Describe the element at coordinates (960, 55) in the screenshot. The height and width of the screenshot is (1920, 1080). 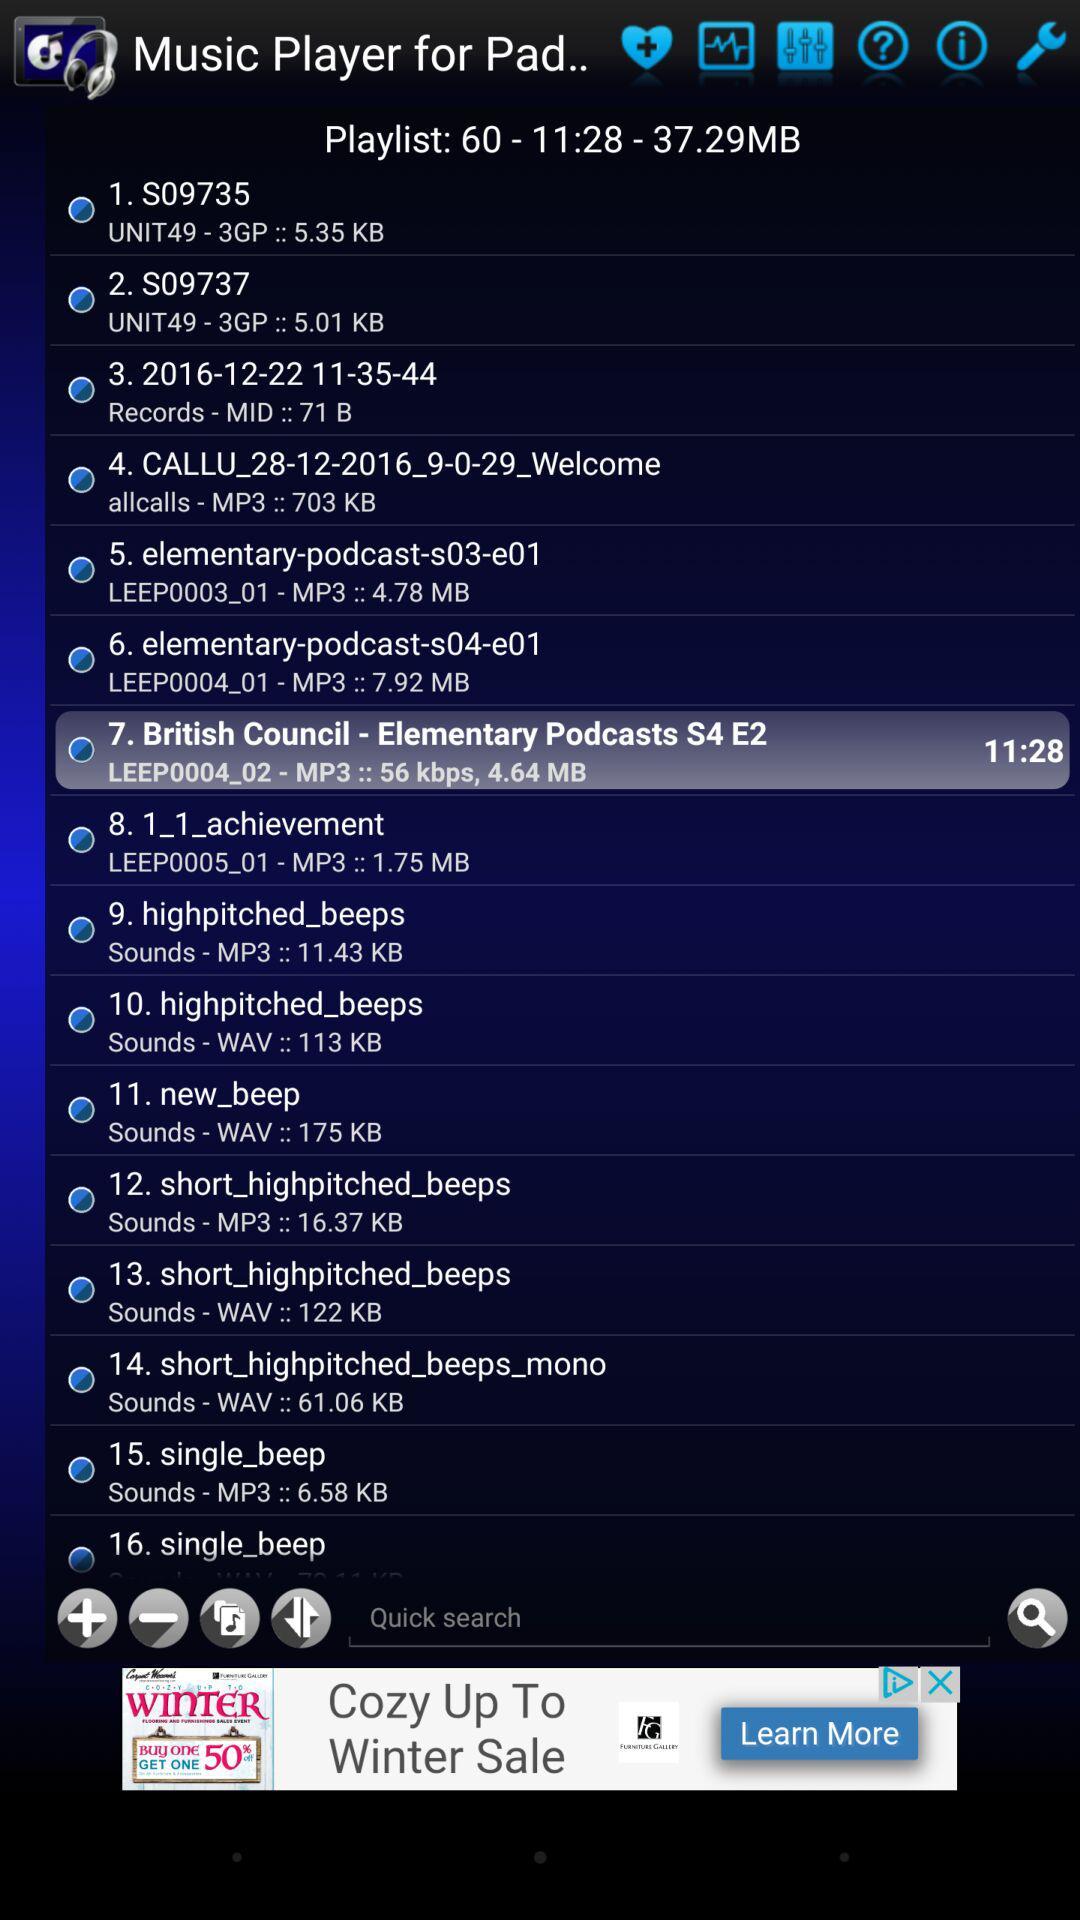
I see `the info icon` at that location.